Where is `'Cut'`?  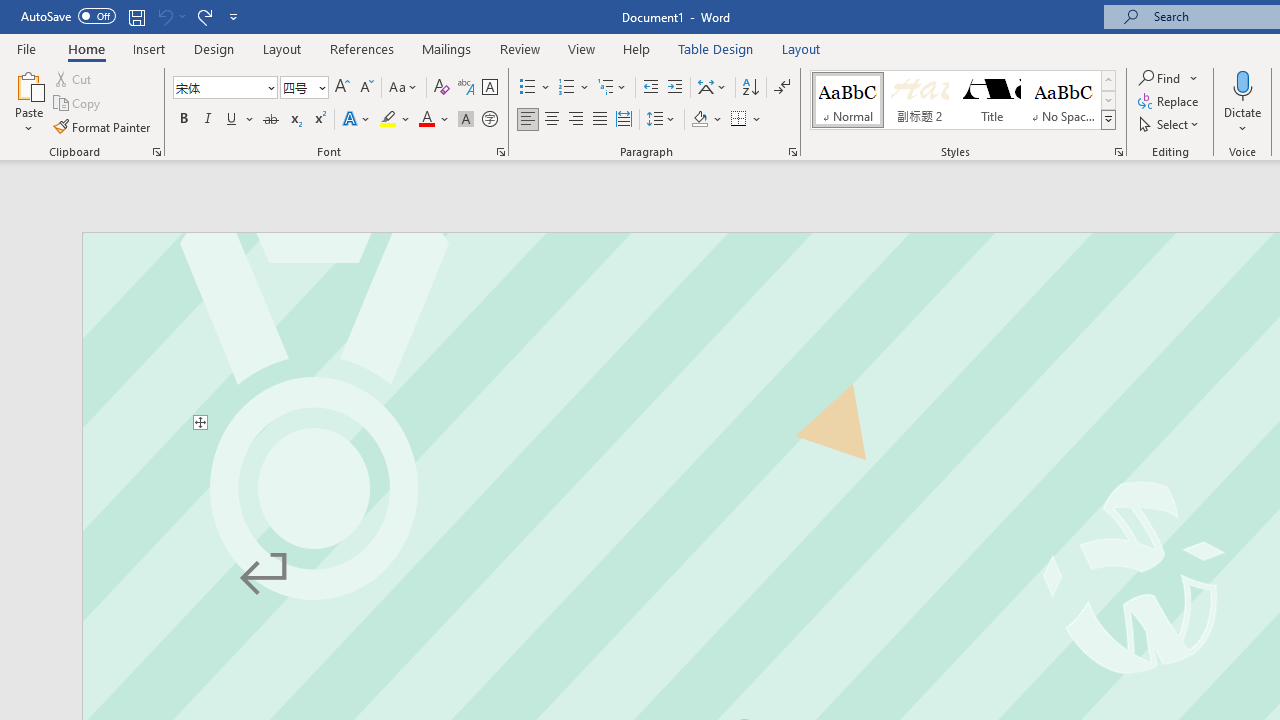 'Cut' is located at coordinates (74, 78).